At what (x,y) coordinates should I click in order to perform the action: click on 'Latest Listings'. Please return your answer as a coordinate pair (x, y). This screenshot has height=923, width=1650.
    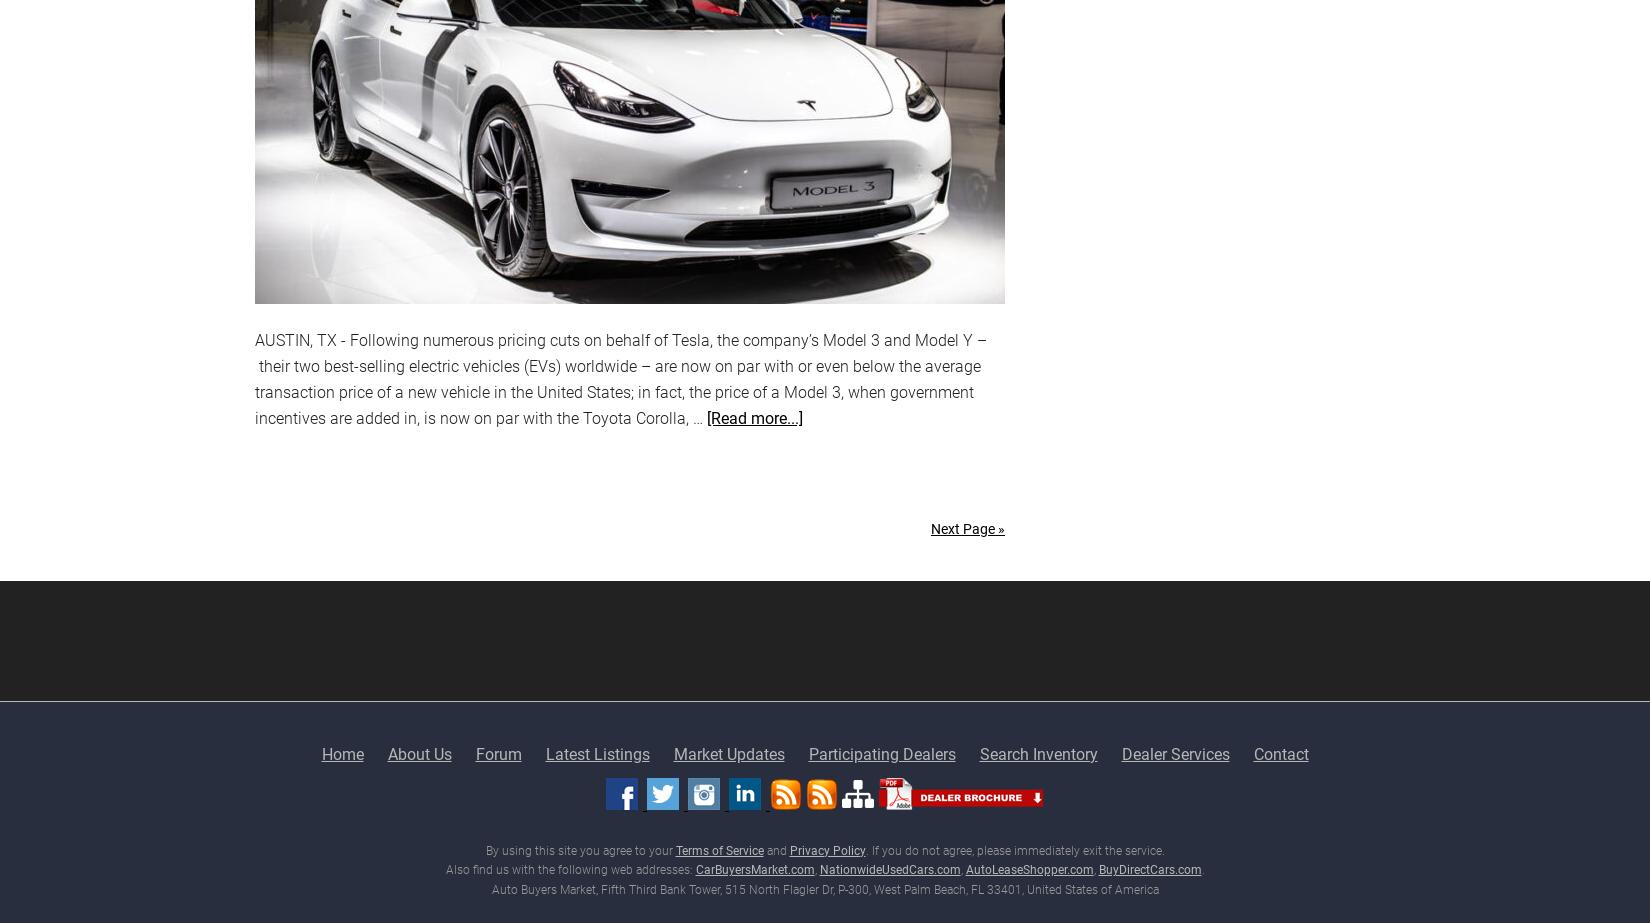
    Looking at the image, I should click on (595, 752).